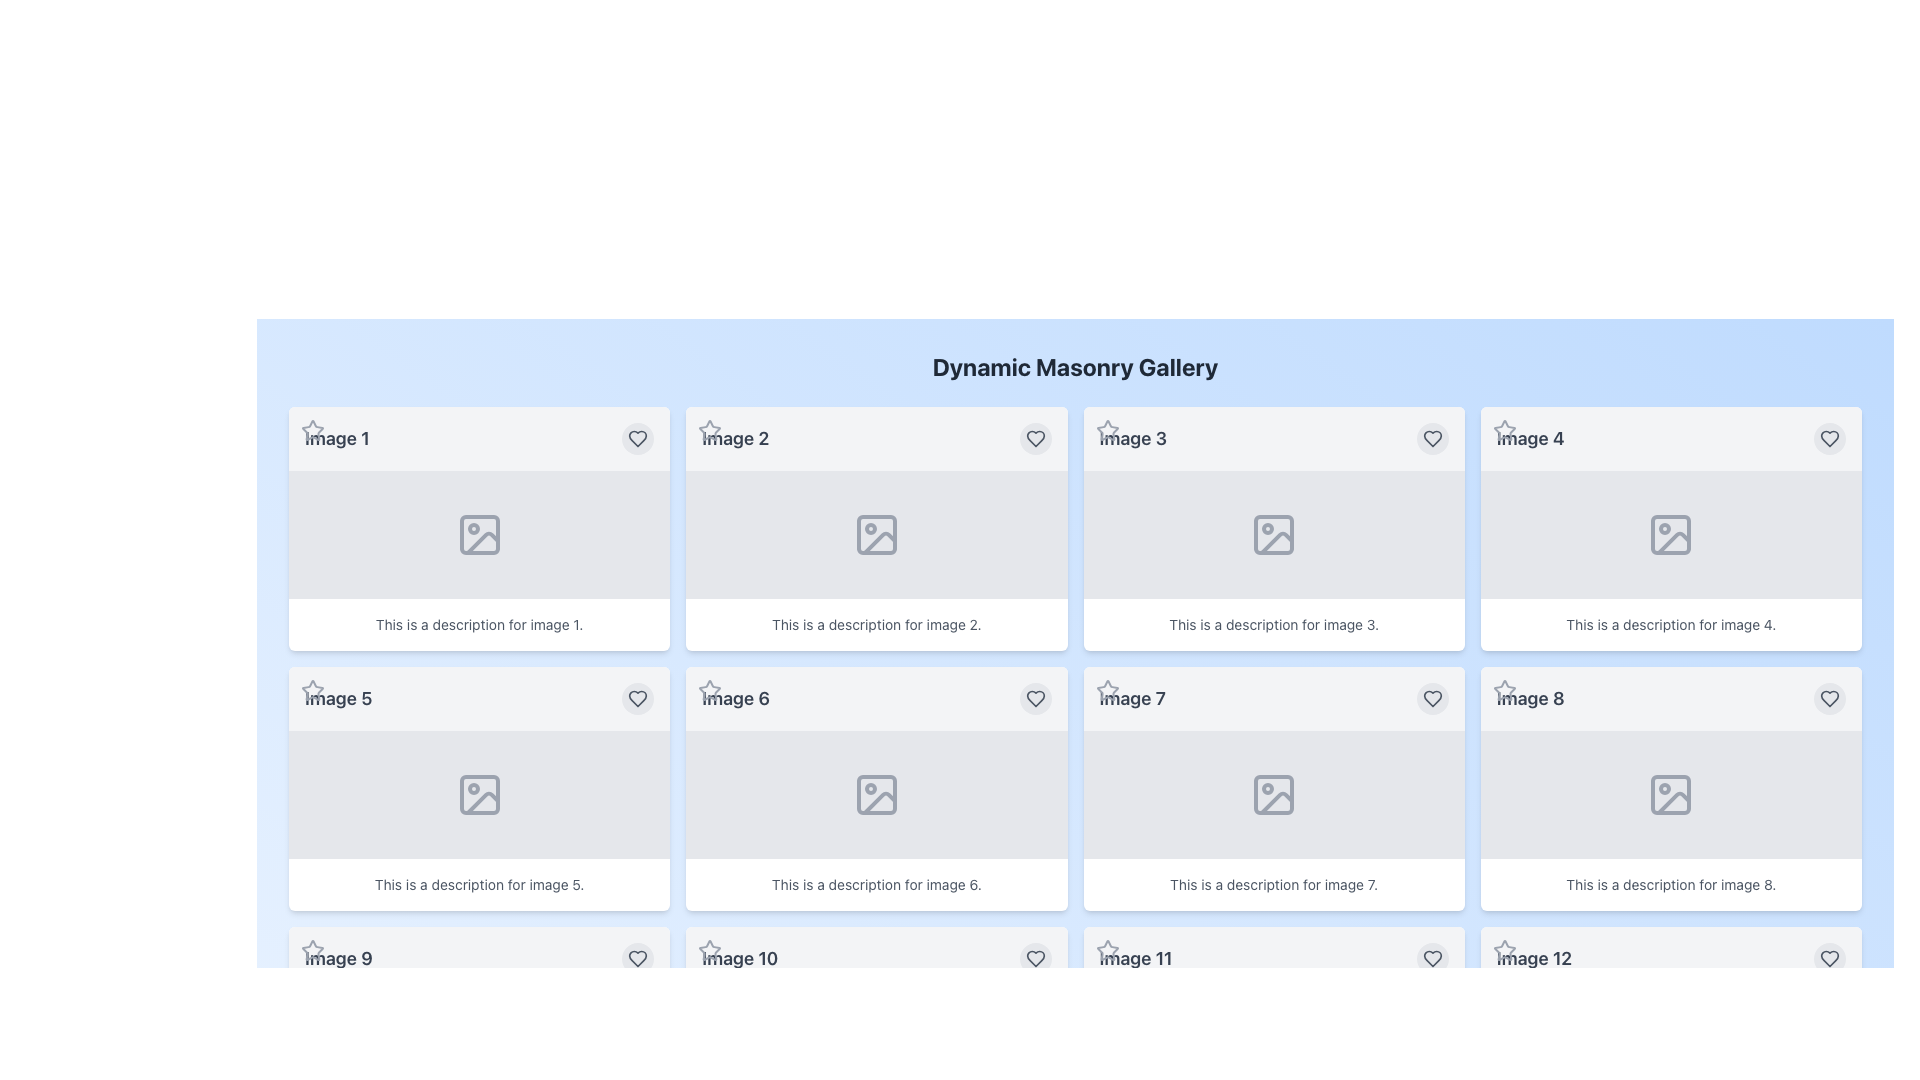 This screenshot has height=1080, width=1920. Describe the element at coordinates (710, 949) in the screenshot. I see `the star icon located in the top-left corner of 'Image 10'` at that location.